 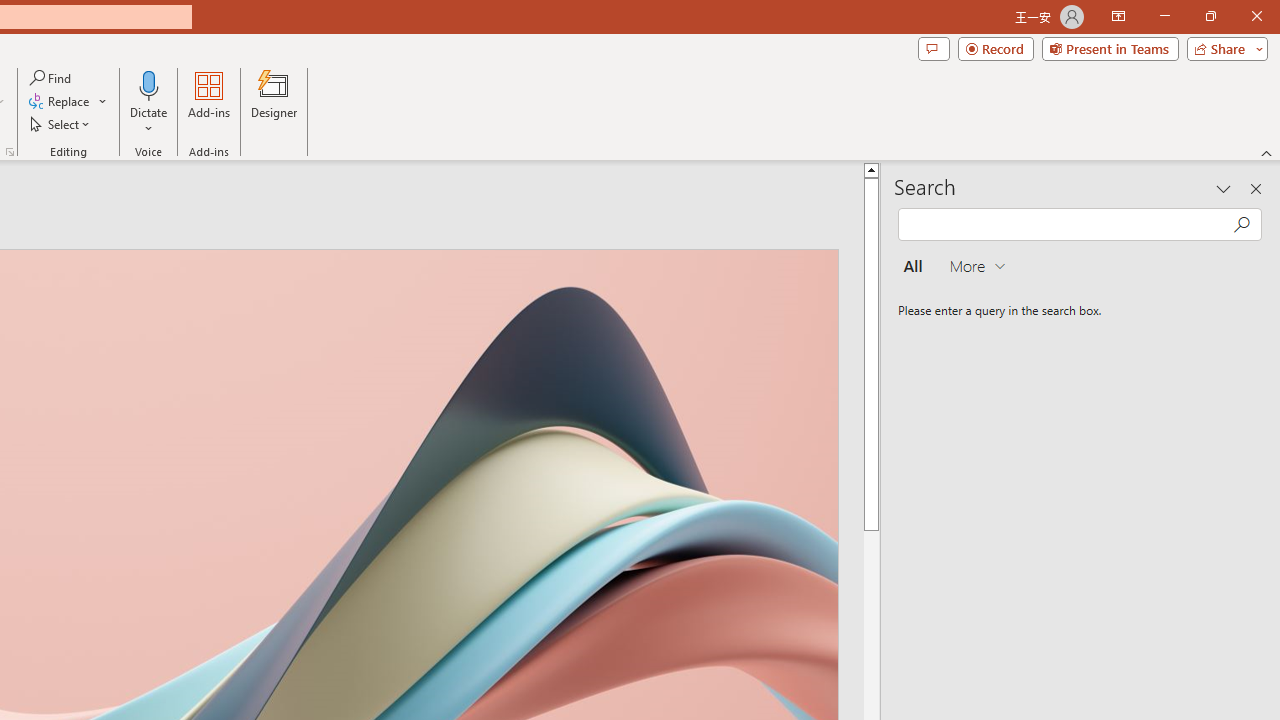 I want to click on 'Dictate', so click(x=148, y=103).